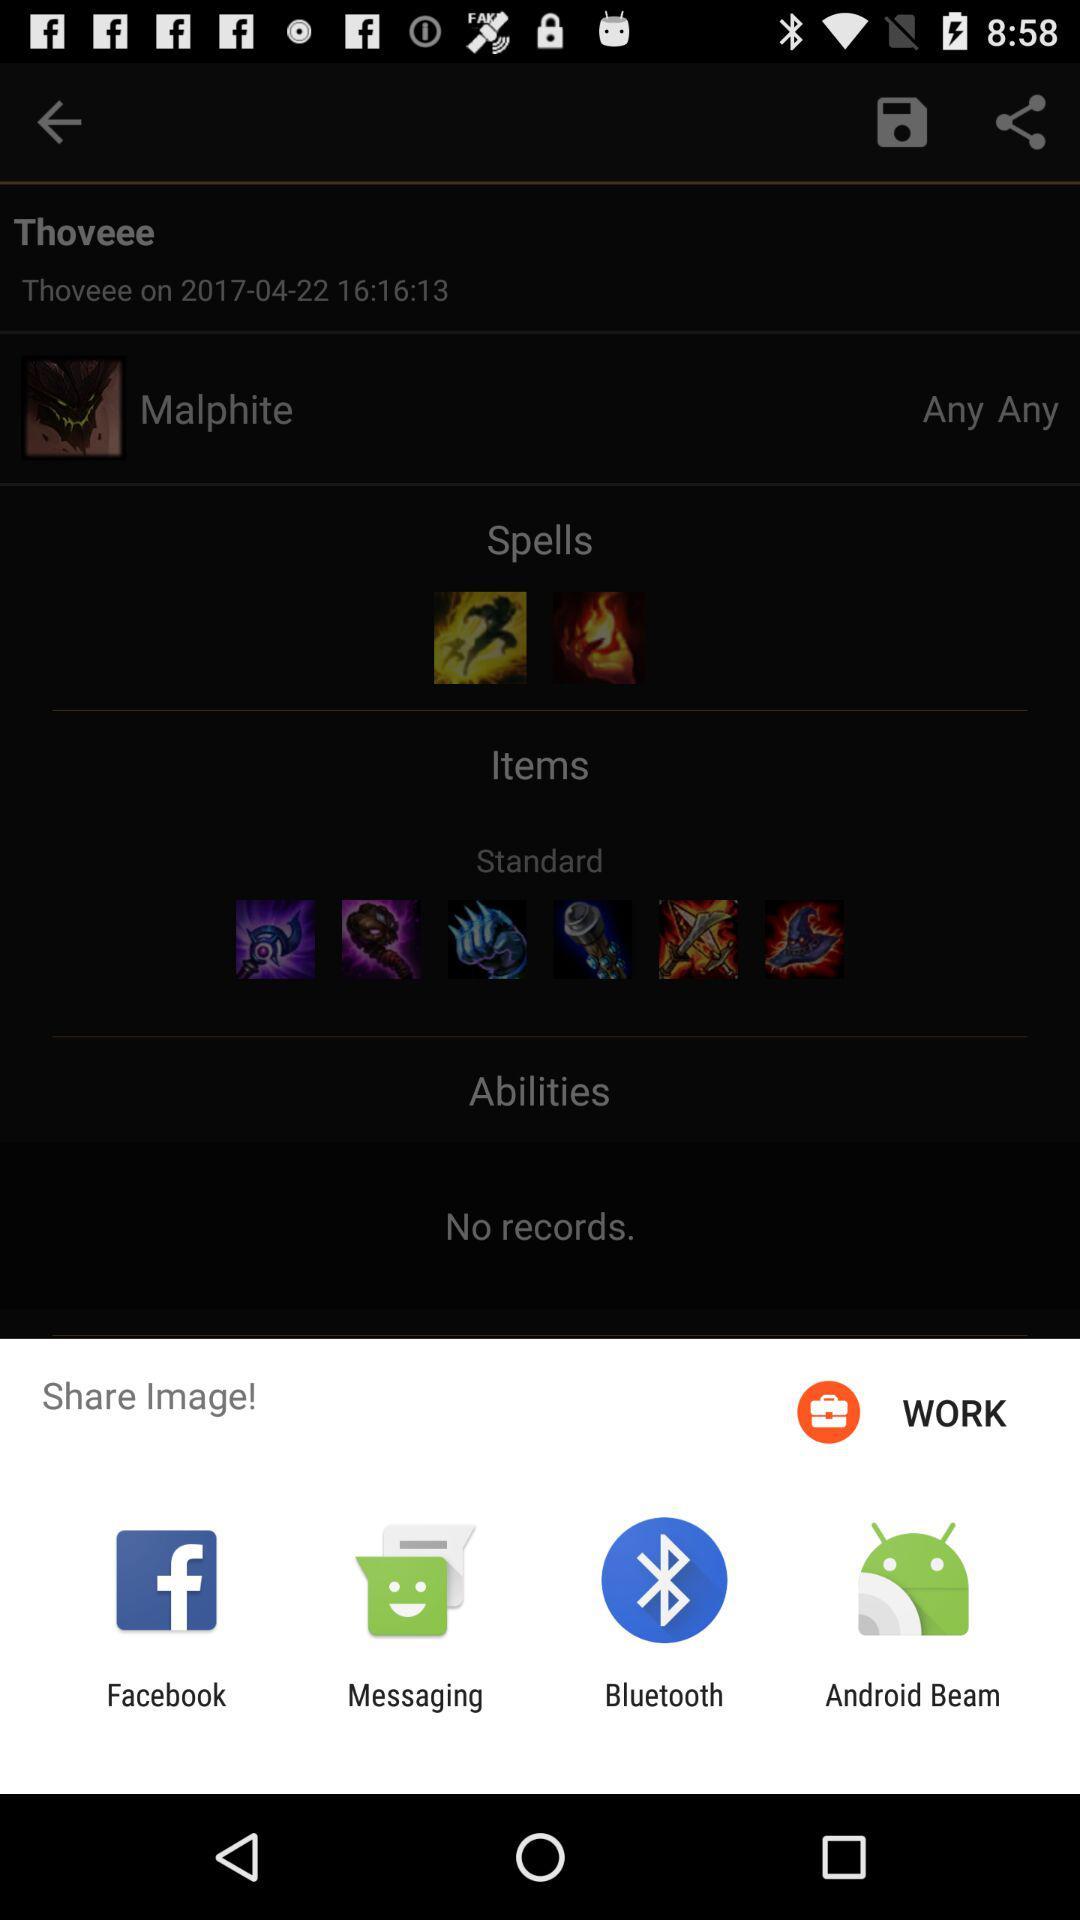  Describe the element at coordinates (414, 1711) in the screenshot. I see `item next to the facebook icon` at that location.